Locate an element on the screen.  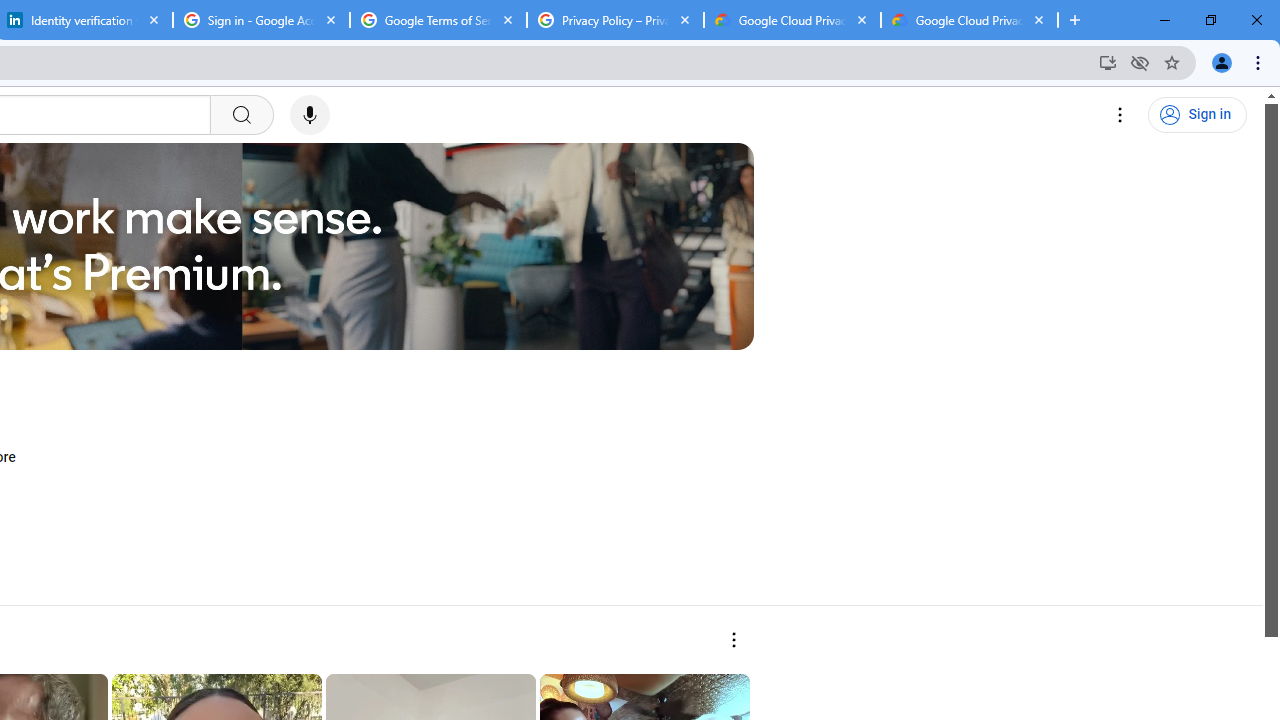
'More actions' is located at coordinates (732, 640).